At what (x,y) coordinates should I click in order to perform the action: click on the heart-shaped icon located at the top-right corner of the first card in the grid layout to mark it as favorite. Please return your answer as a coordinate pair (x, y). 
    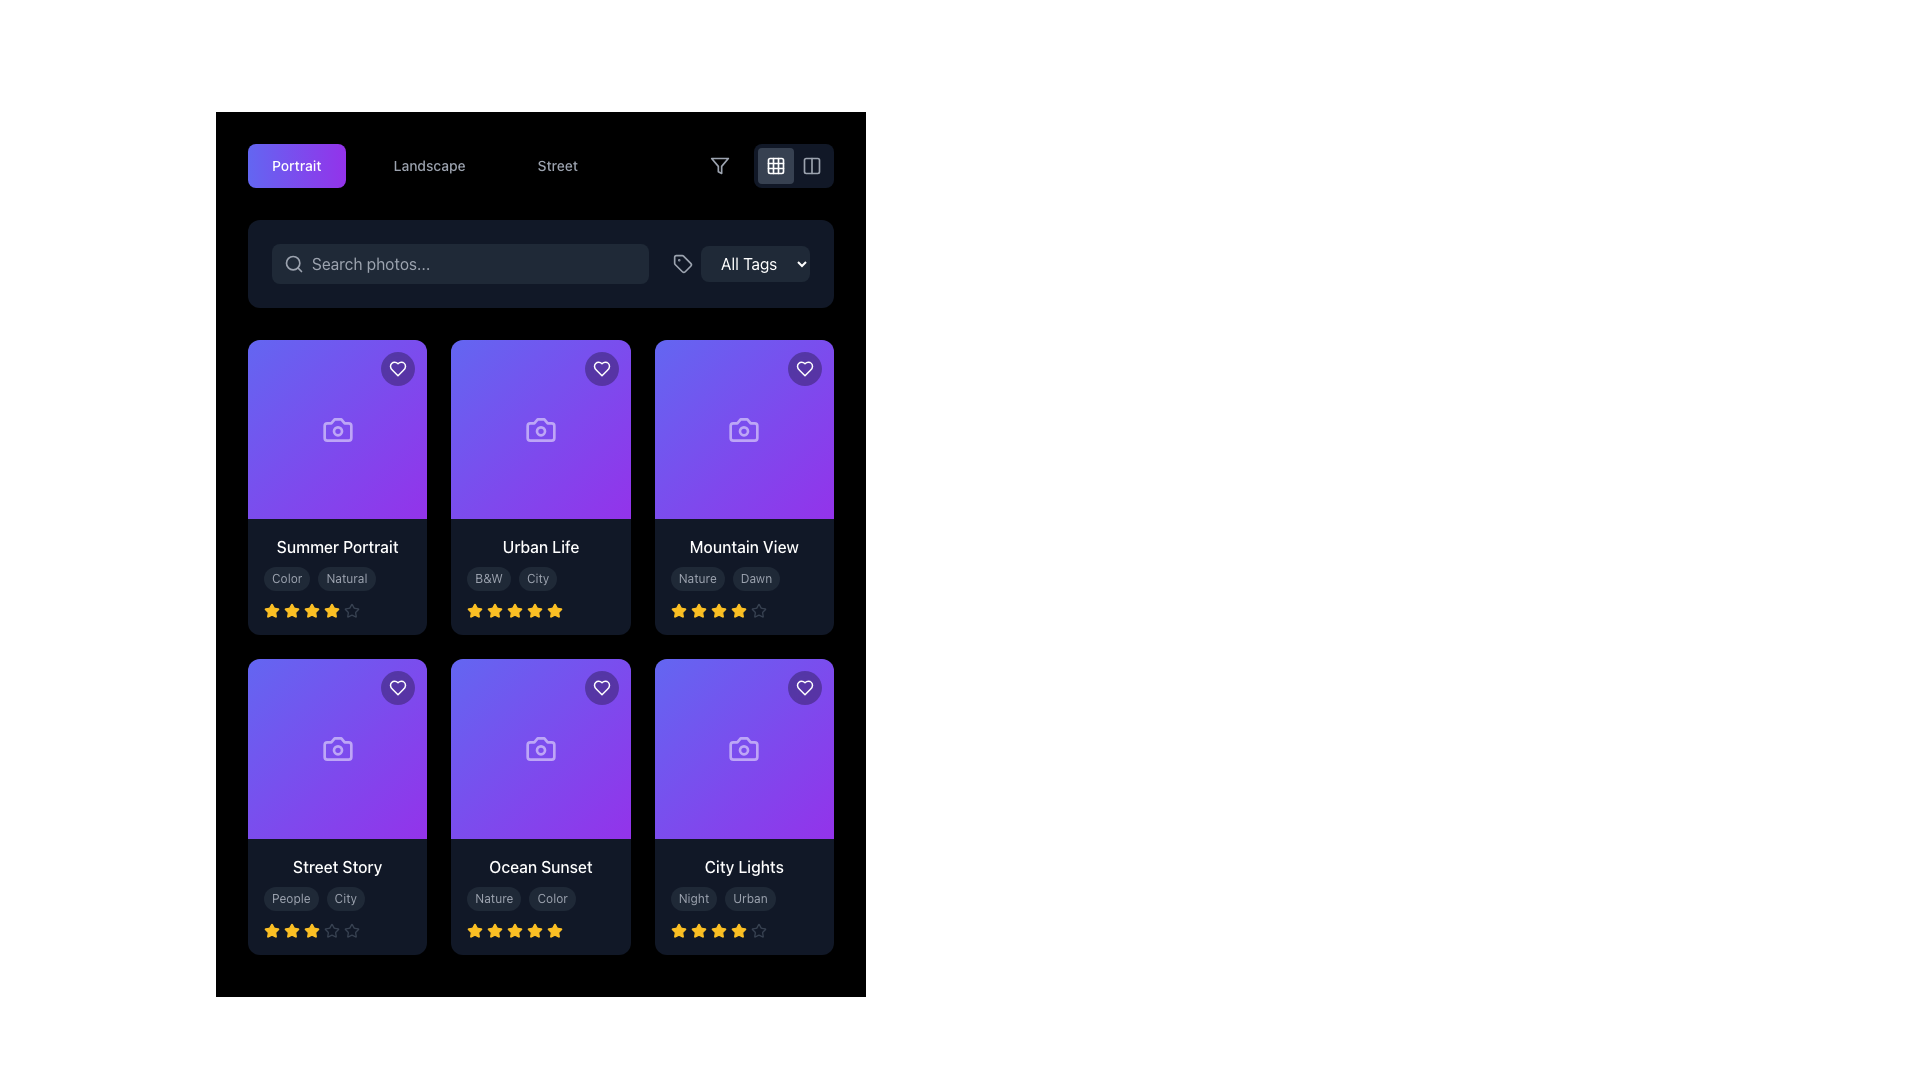
    Looking at the image, I should click on (398, 369).